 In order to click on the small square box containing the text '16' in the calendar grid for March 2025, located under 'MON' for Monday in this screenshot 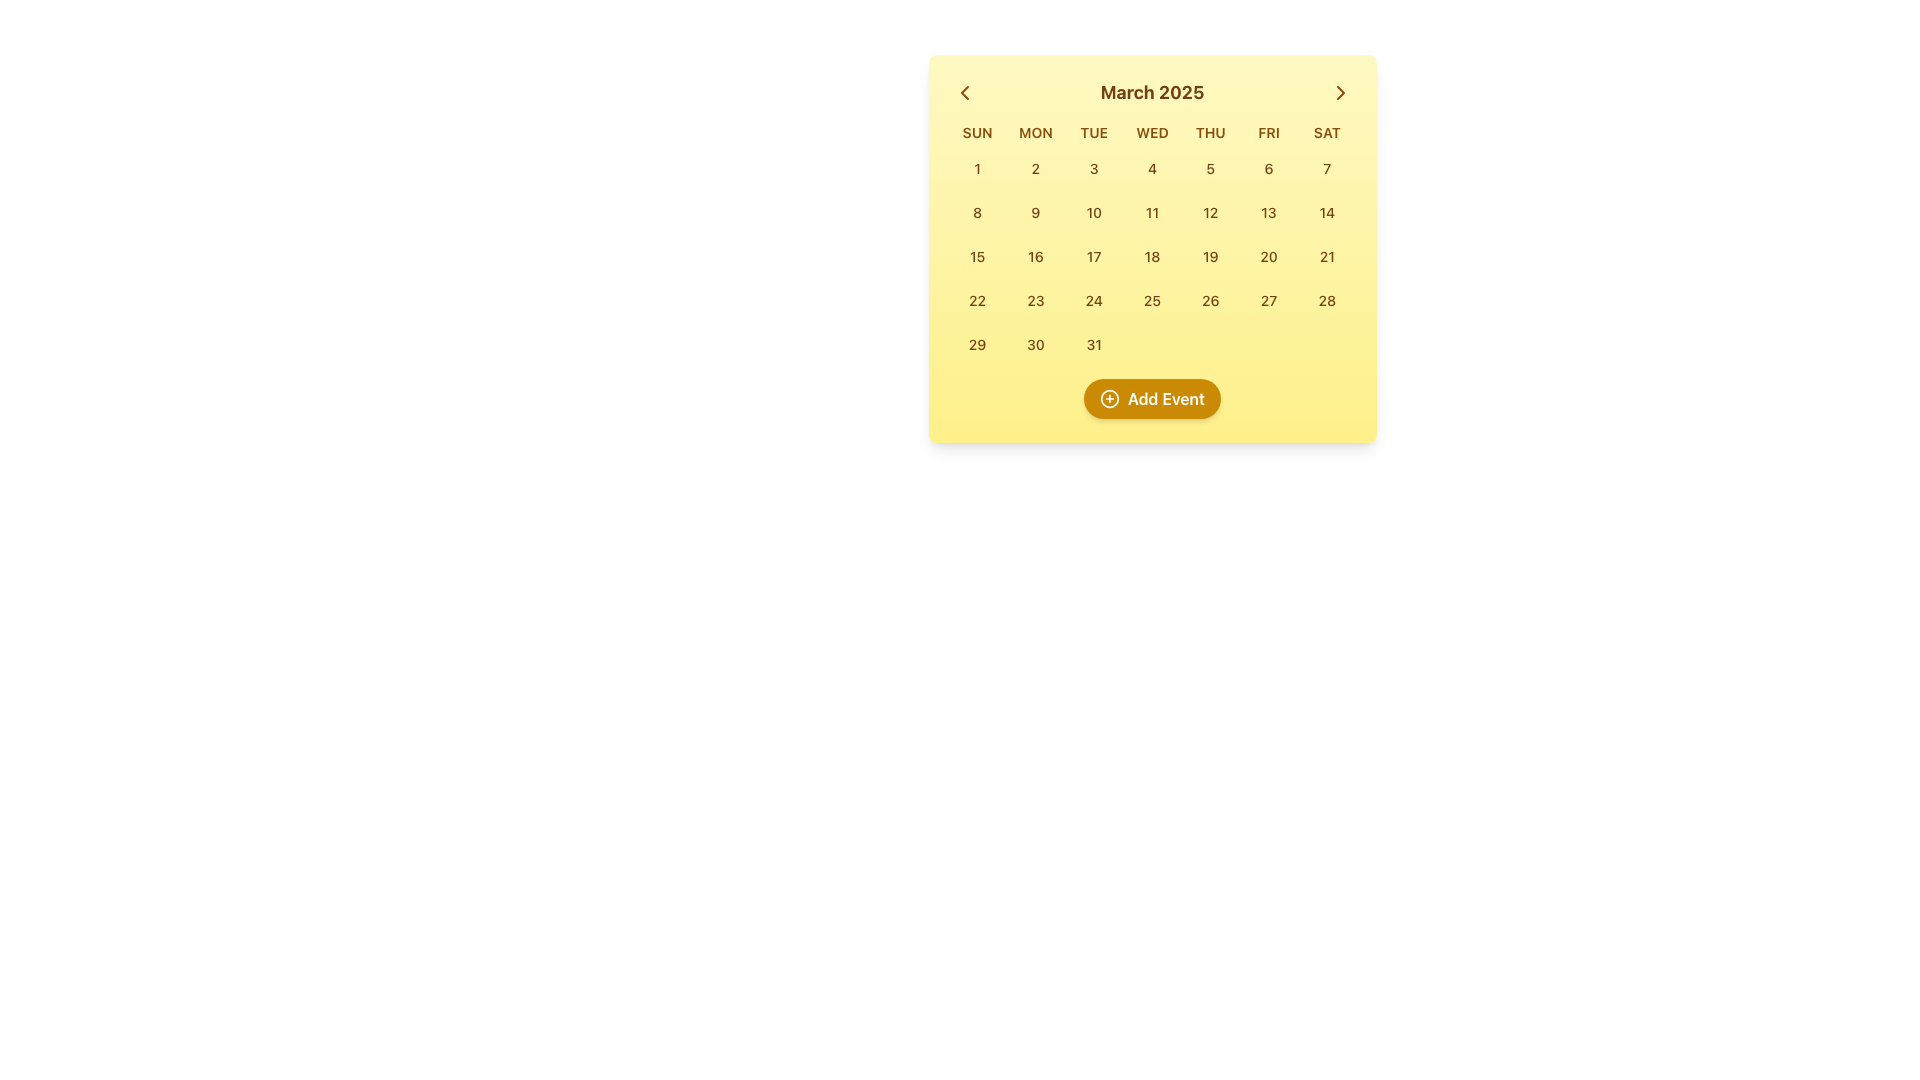, I will do `click(1035, 256)`.